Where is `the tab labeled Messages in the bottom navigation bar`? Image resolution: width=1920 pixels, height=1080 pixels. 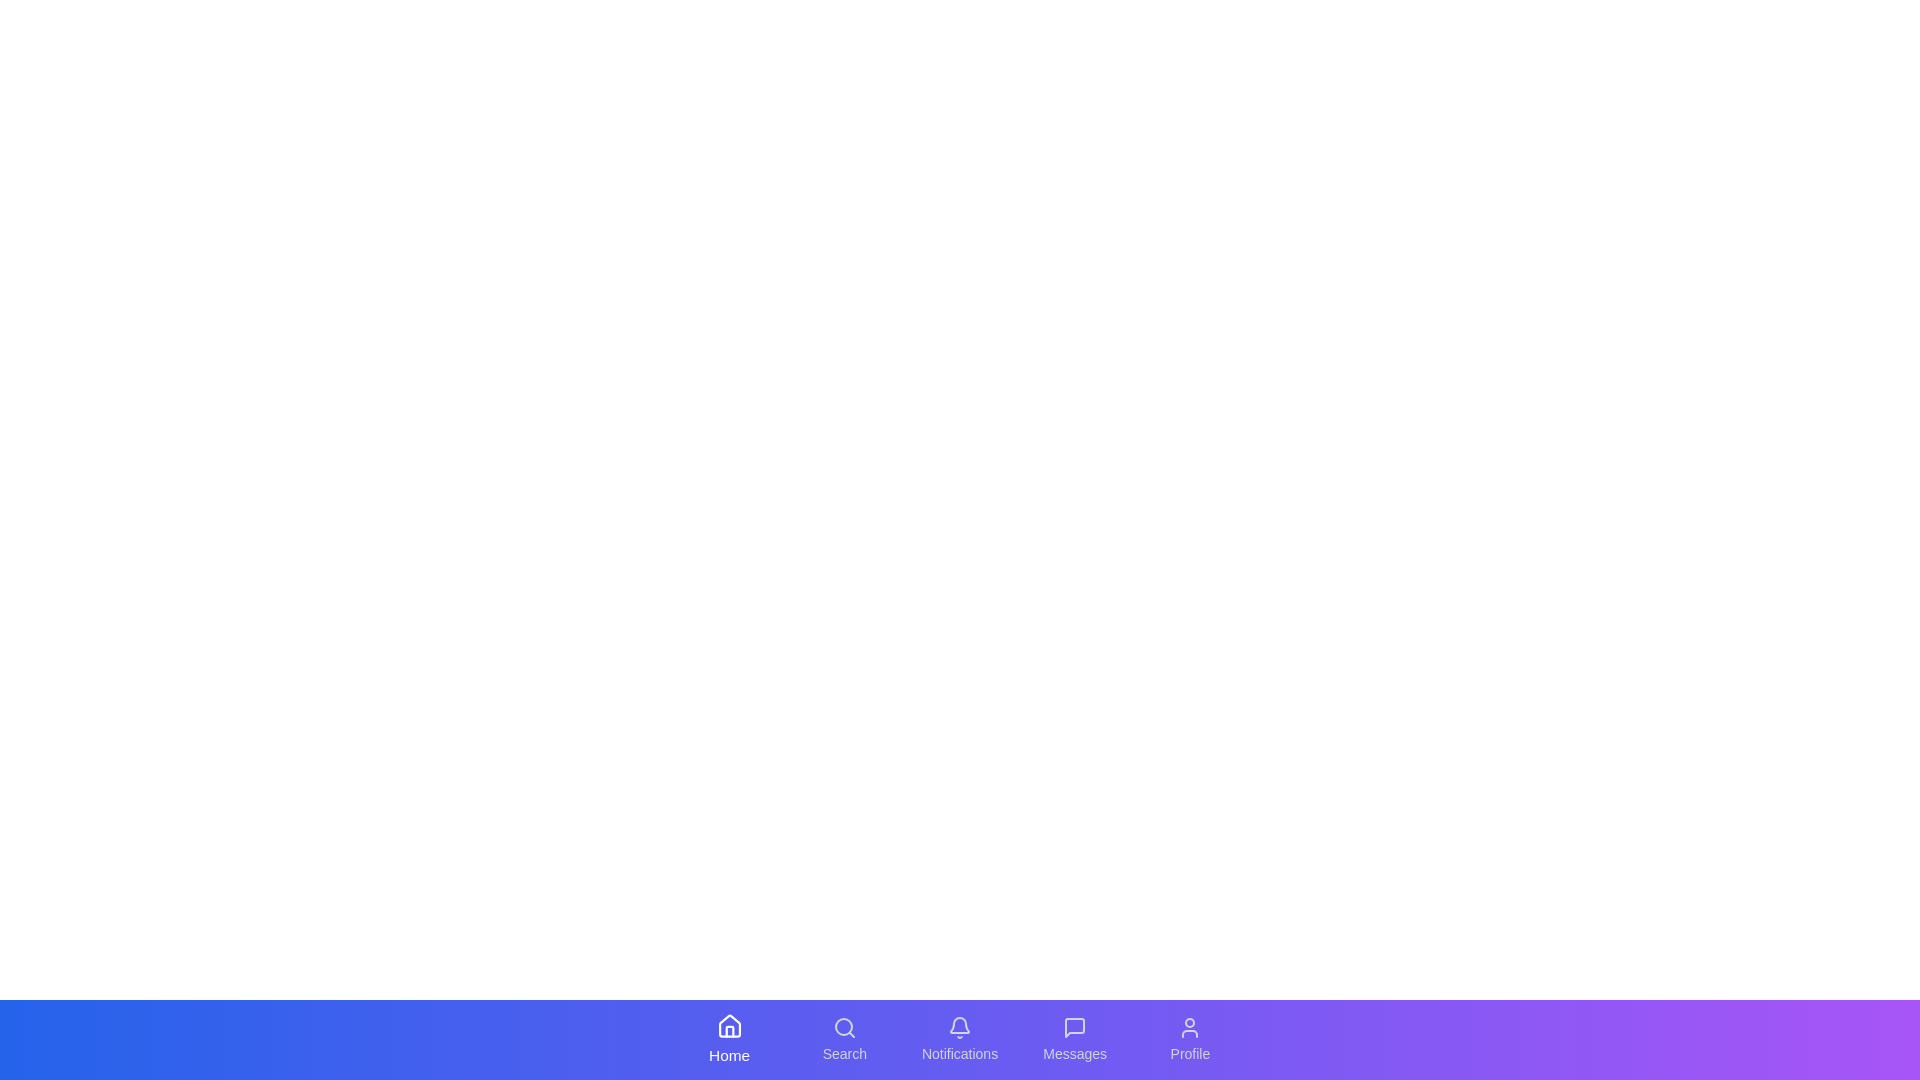
the tab labeled Messages in the bottom navigation bar is located at coordinates (1074, 1039).